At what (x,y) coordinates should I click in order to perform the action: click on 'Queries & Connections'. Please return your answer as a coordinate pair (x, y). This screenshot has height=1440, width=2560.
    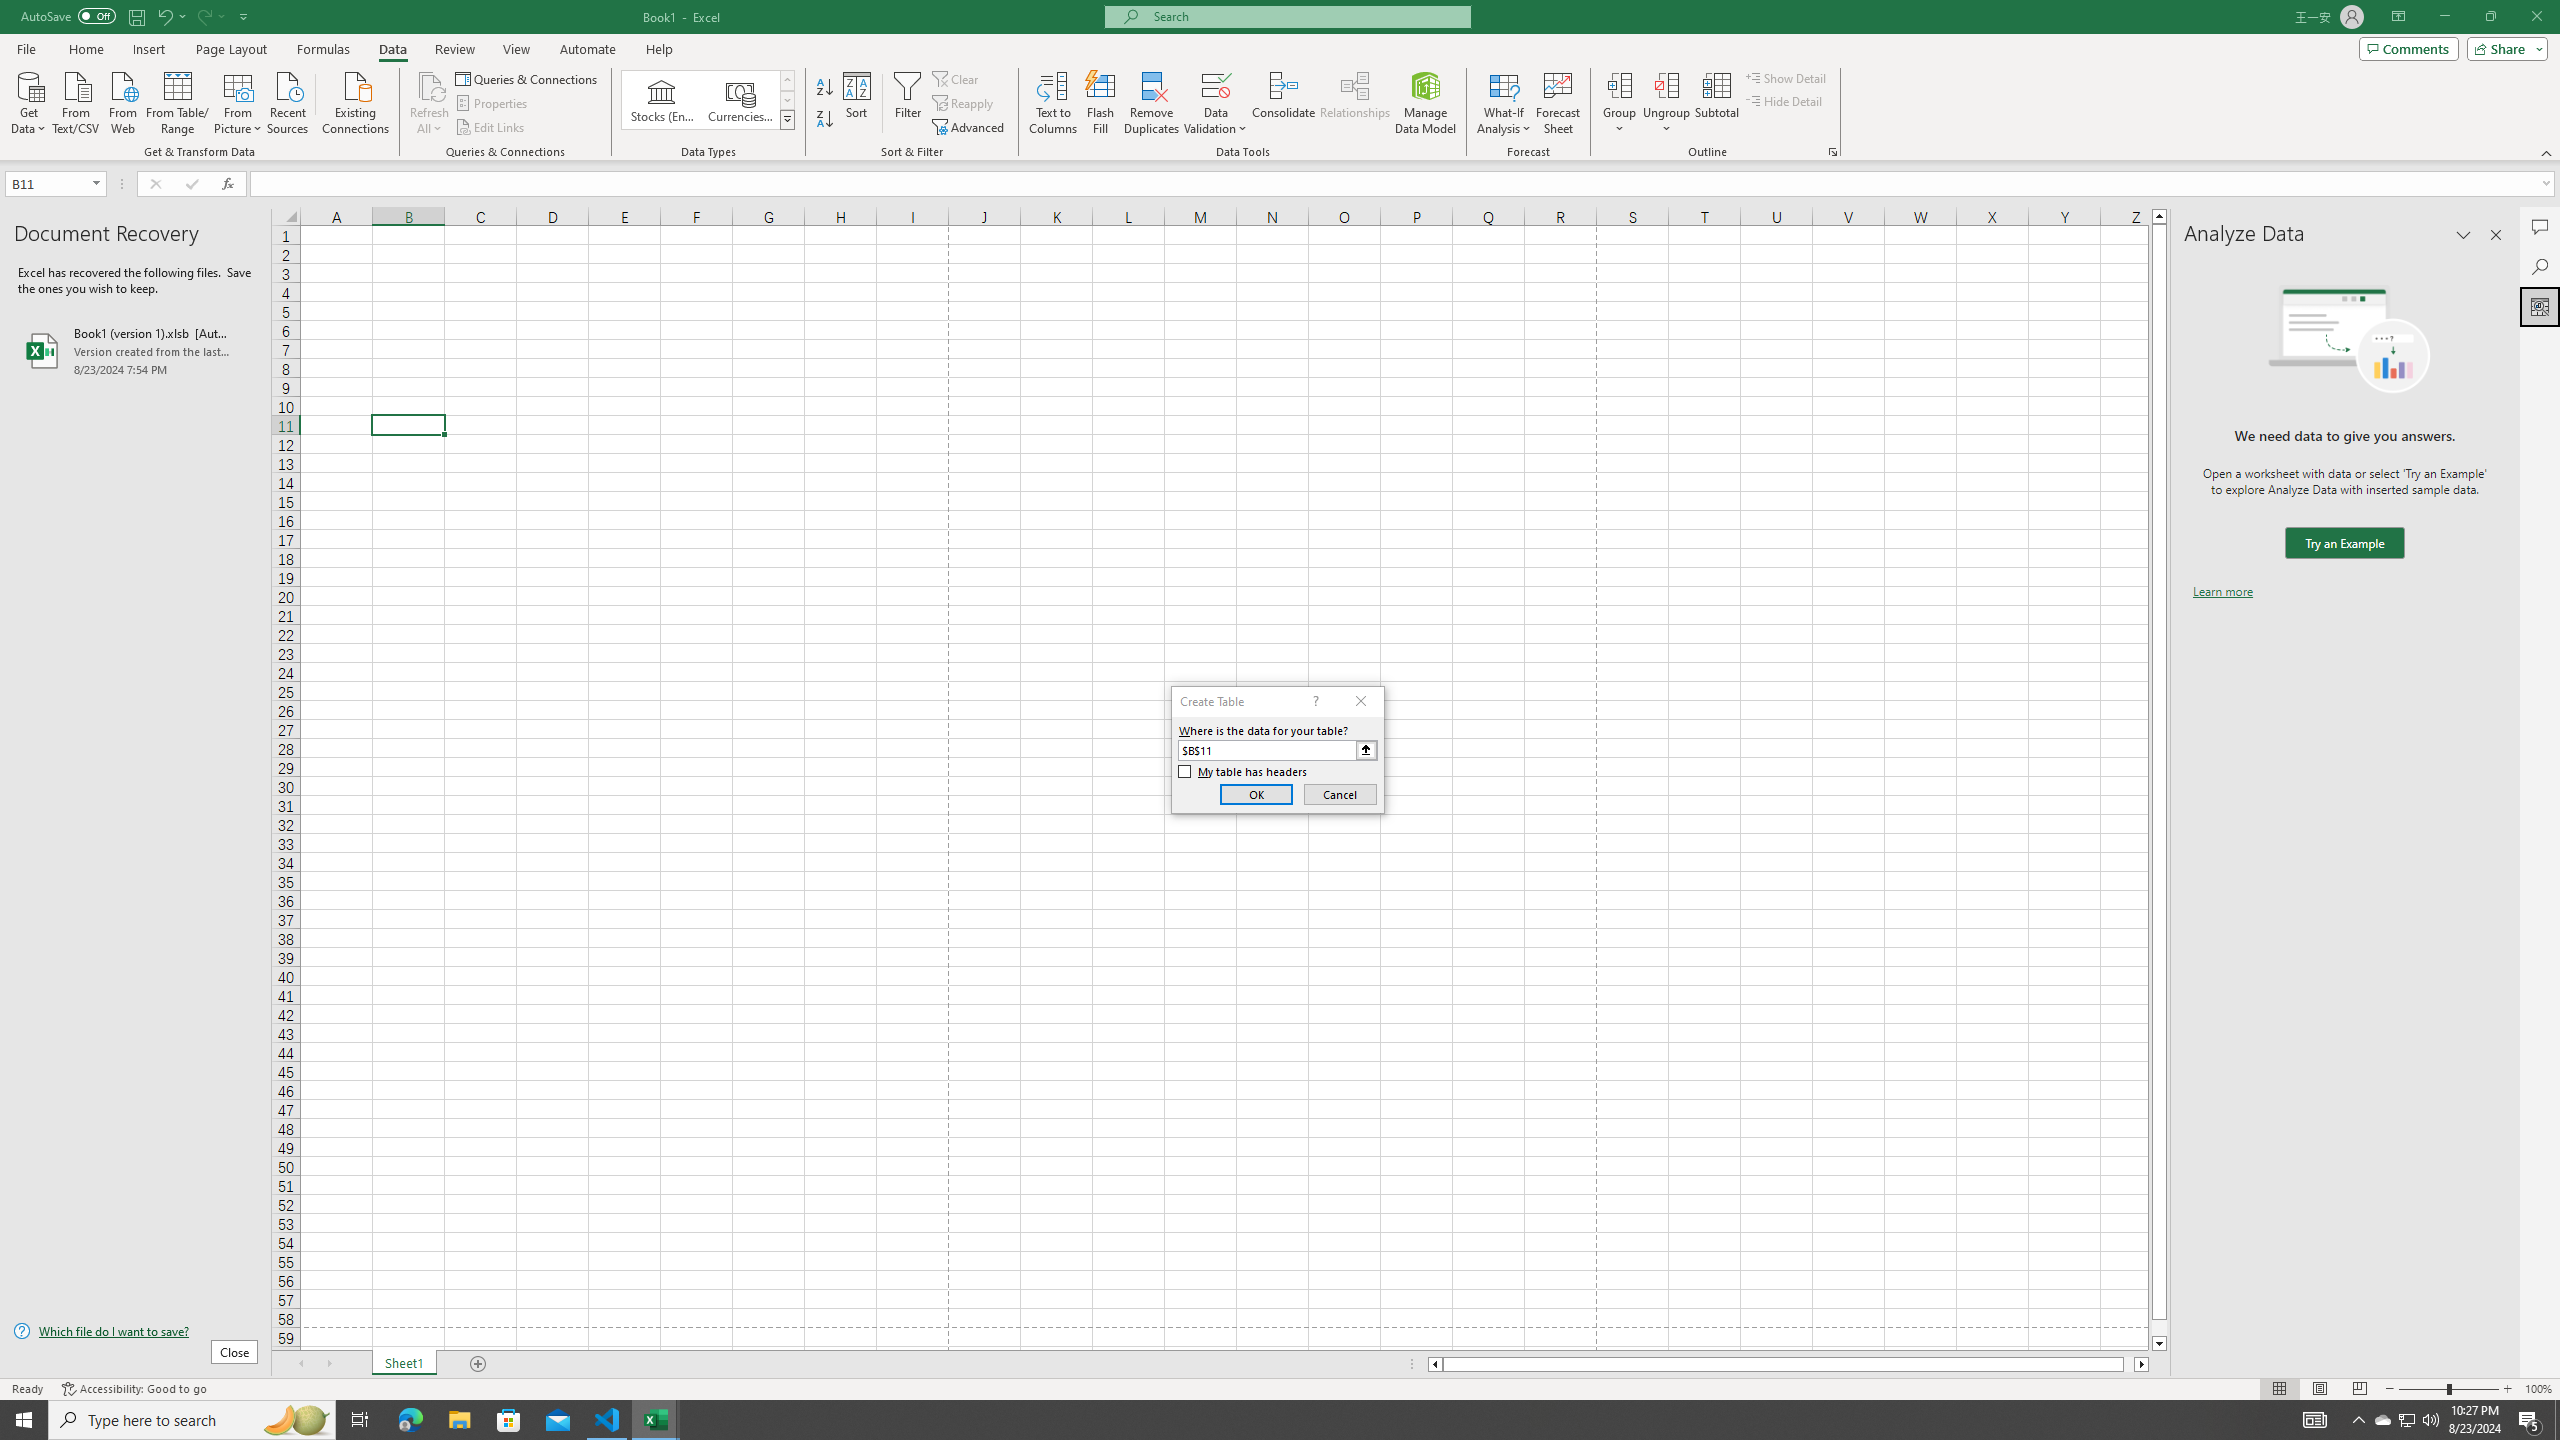
    Looking at the image, I should click on (527, 78).